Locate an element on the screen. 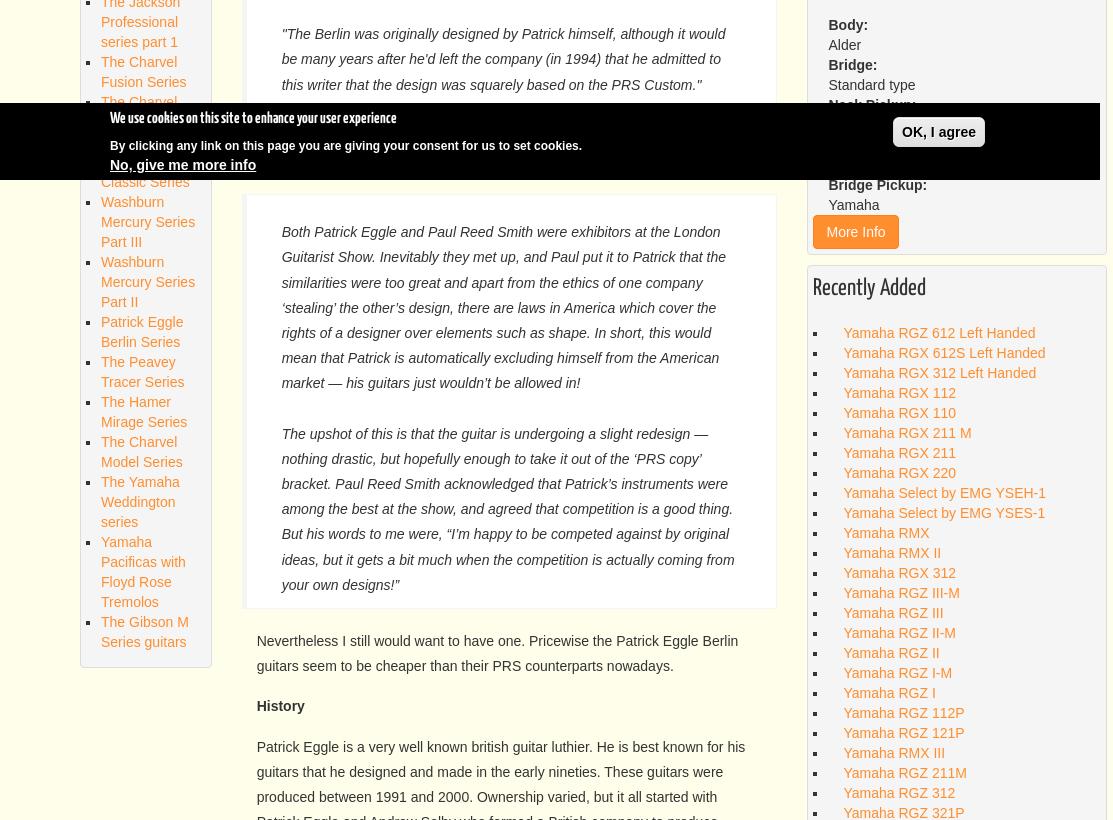  'The upshot of this is that the guitar is undergoing a slight redesign — nothing drastic, but hopefully enough to take it out of the ‘PRS copy’ bracket. Paul Reed Smith acknowledged that Patrick’s instruments were among the best at the show, and agreed that competition is a good thing. But his words to me were, “I’m happy to be competed against by original ideas, but it gets a bit much when the competition is actually coming from your own designs!”' is located at coordinates (507, 508).